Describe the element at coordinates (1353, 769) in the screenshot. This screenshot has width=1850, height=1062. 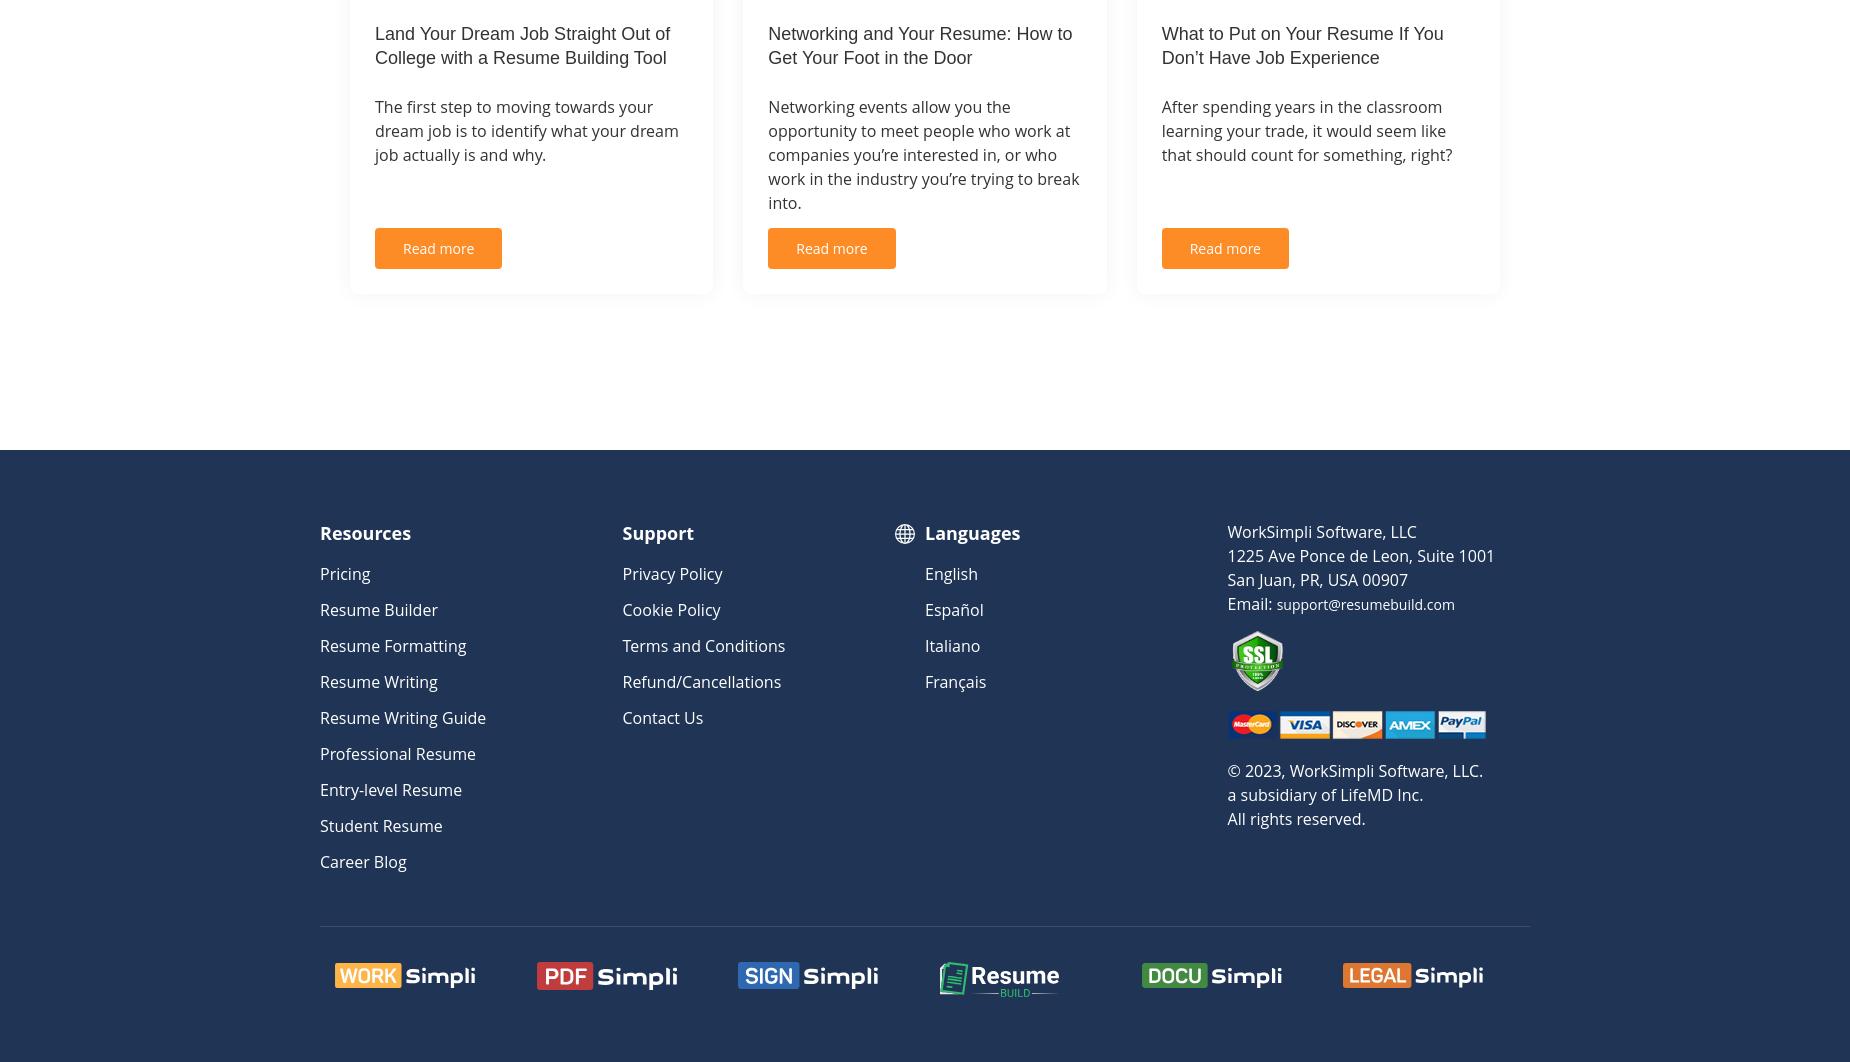
I see `'©️ 2023, WorkSimpli Software, LLC.'` at that location.